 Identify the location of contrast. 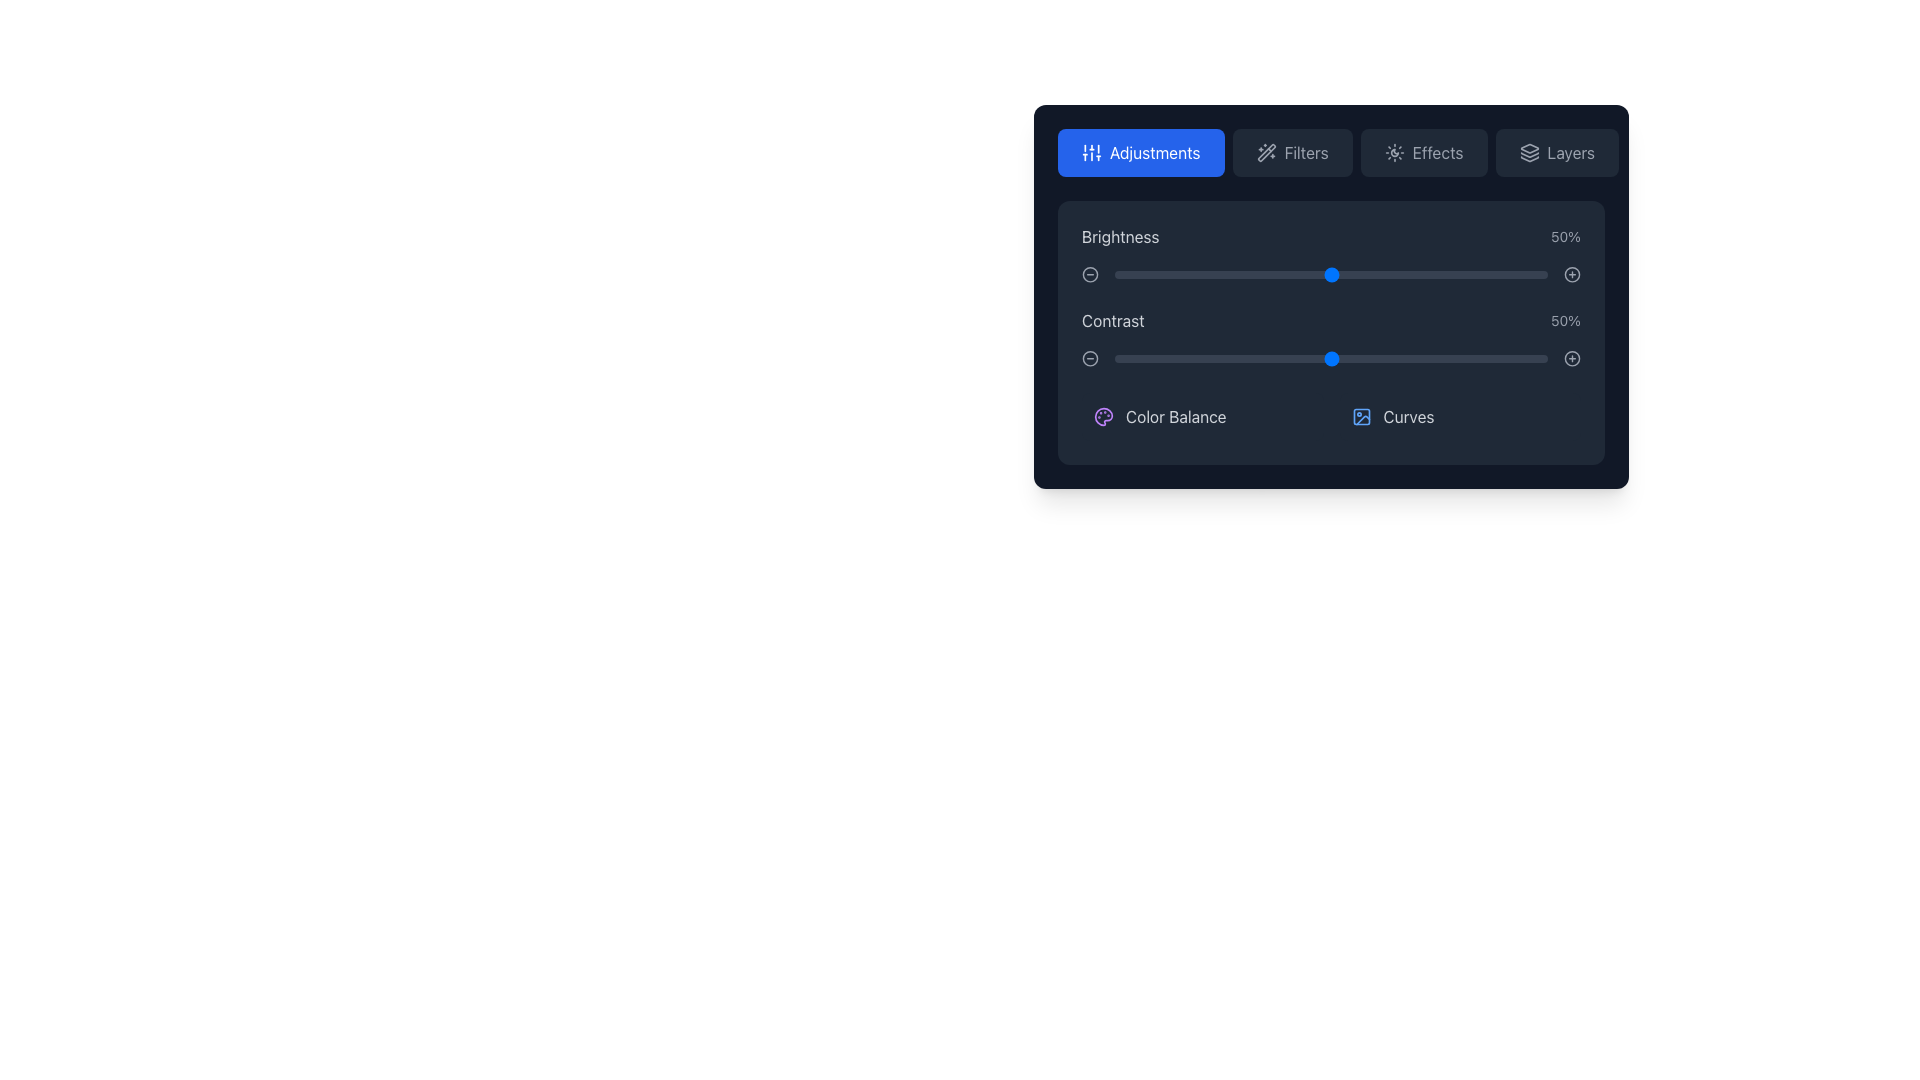
(1542, 357).